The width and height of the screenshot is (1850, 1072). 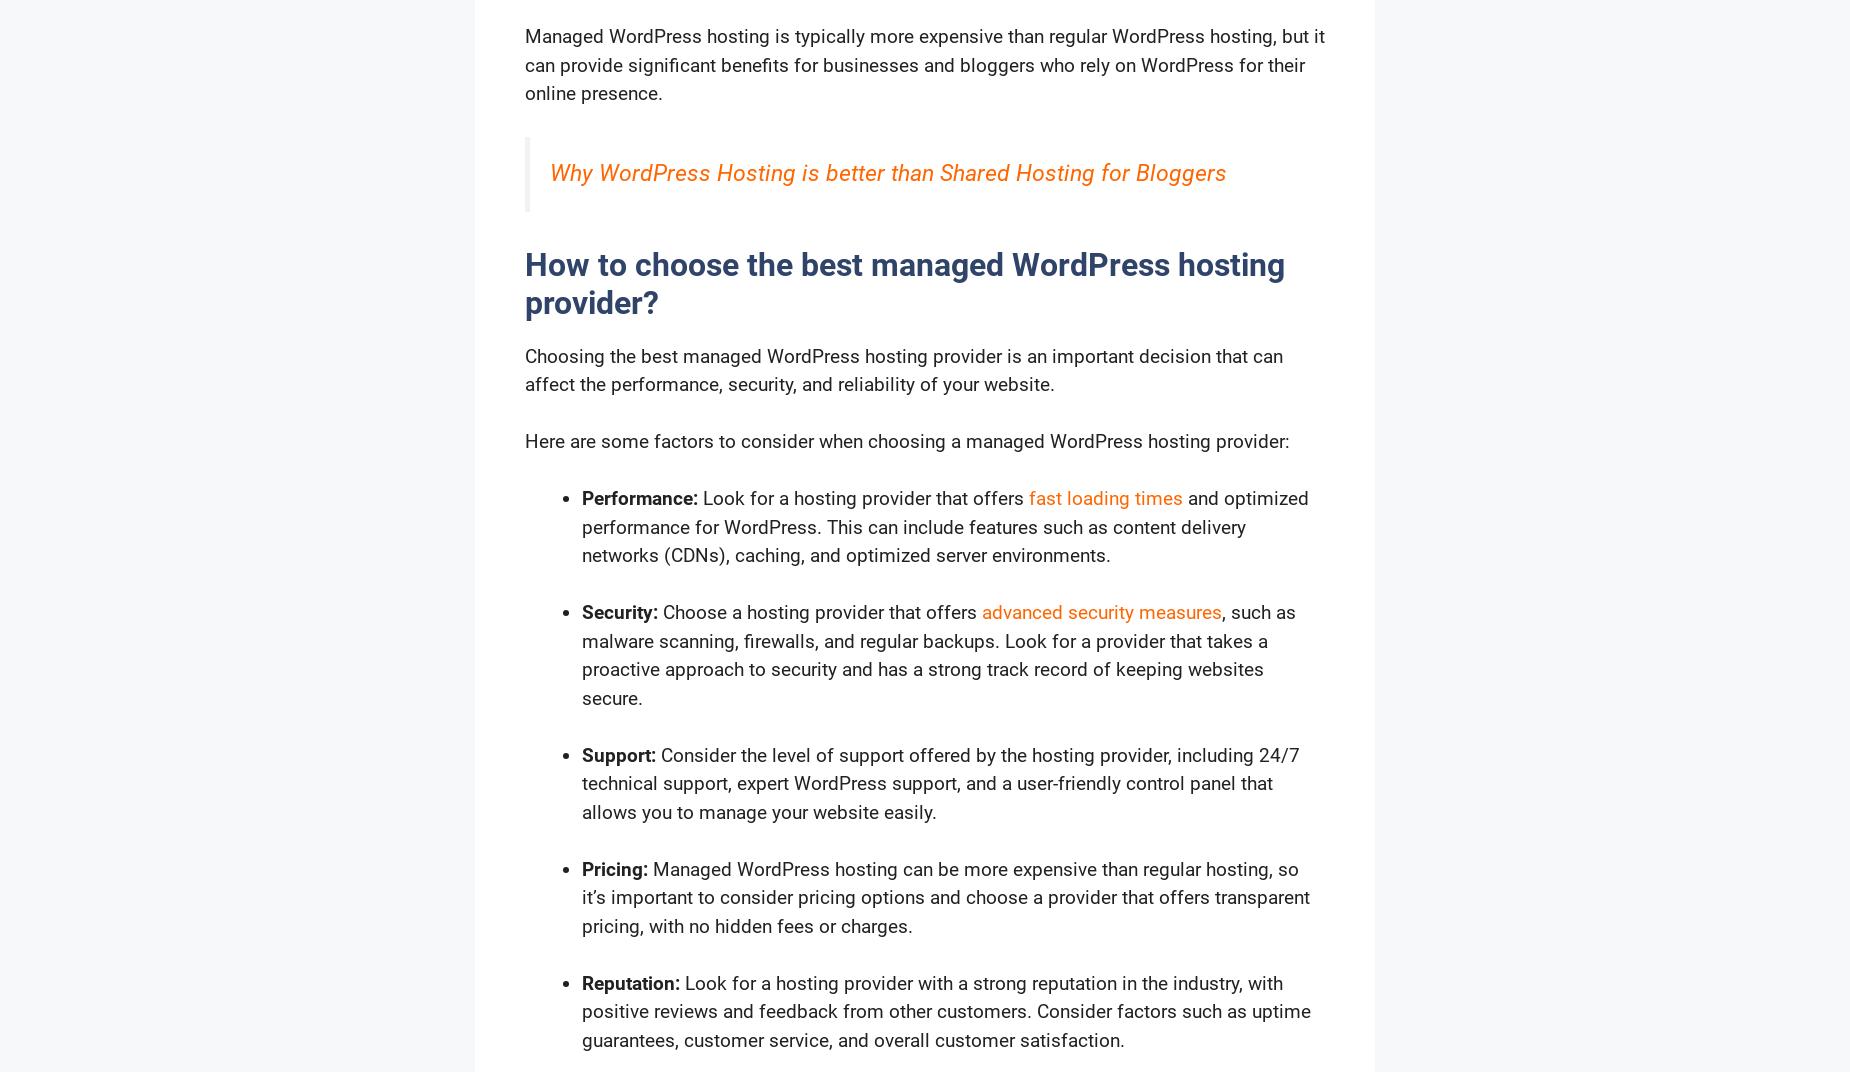 What do you see at coordinates (619, 612) in the screenshot?
I see `'Security:'` at bounding box center [619, 612].